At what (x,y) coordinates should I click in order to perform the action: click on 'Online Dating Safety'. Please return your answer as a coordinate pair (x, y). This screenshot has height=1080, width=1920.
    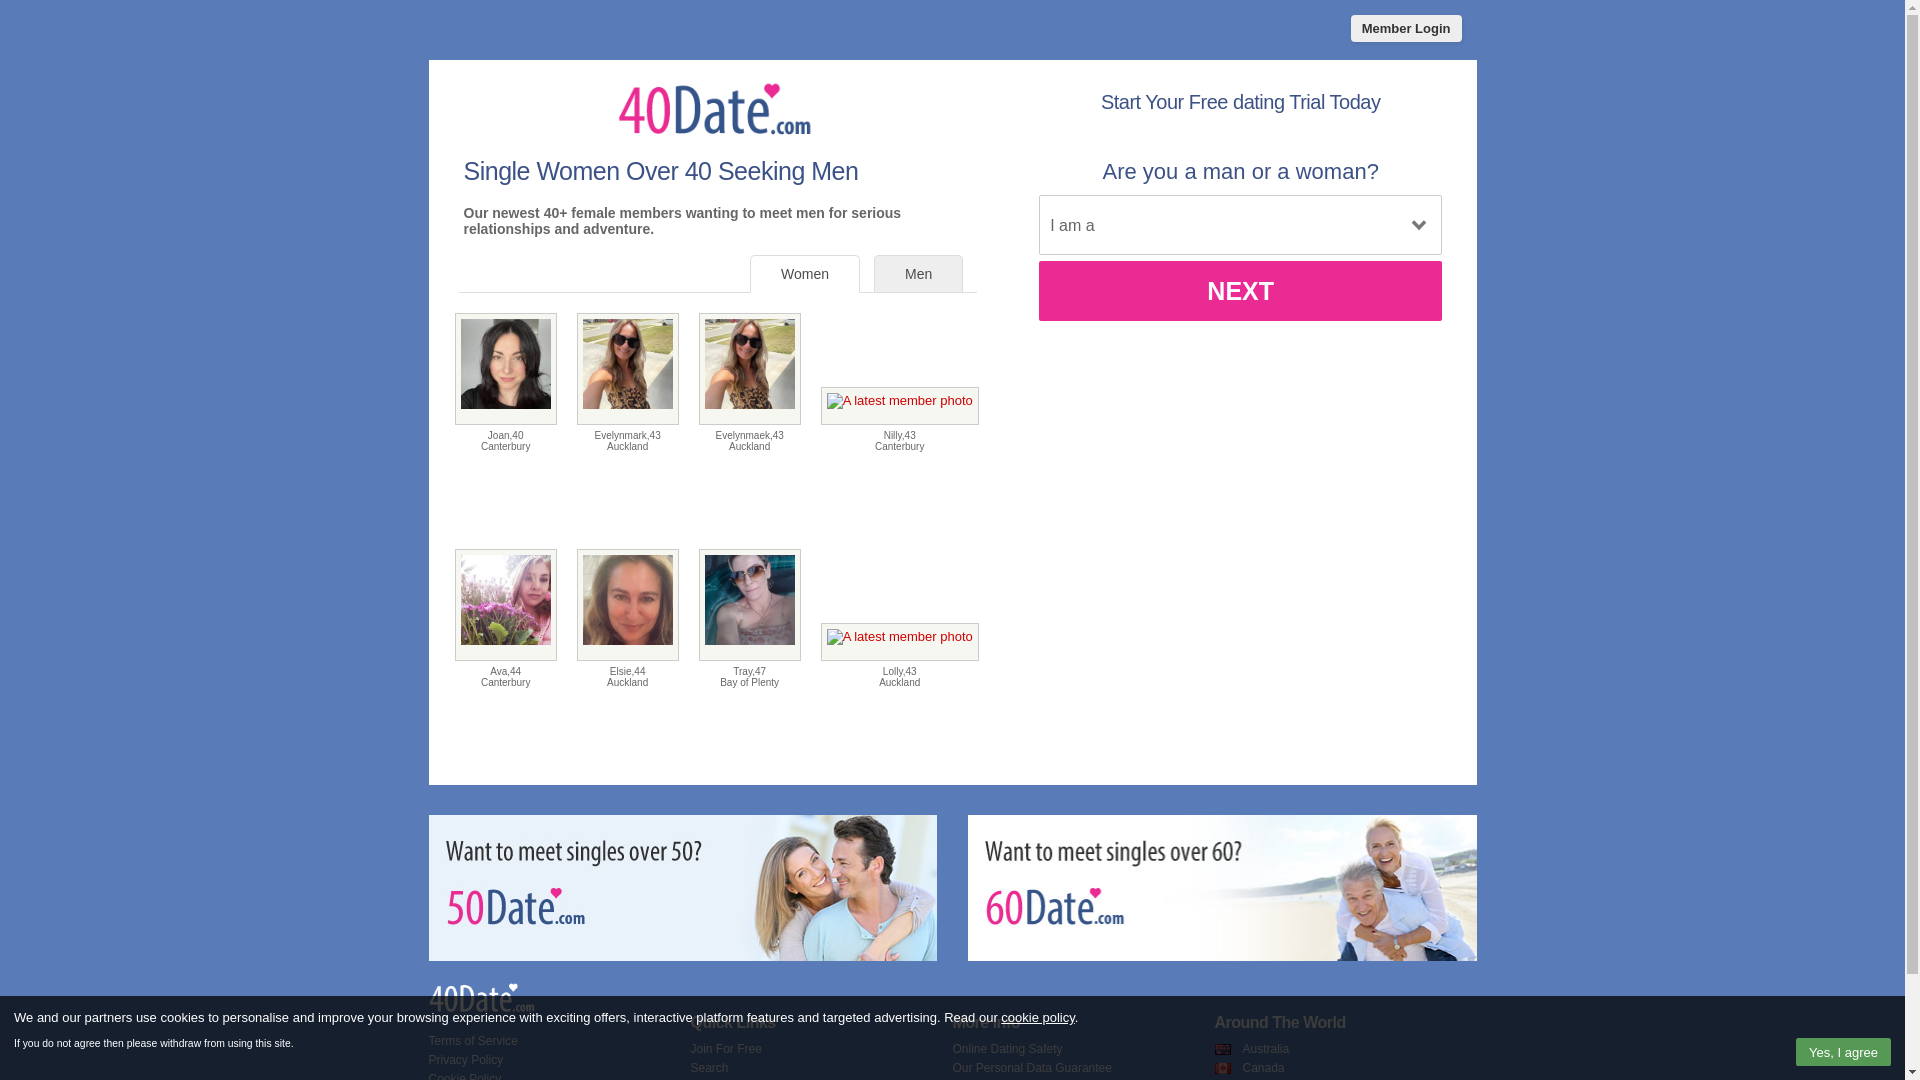
    Looking at the image, I should click on (1007, 1048).